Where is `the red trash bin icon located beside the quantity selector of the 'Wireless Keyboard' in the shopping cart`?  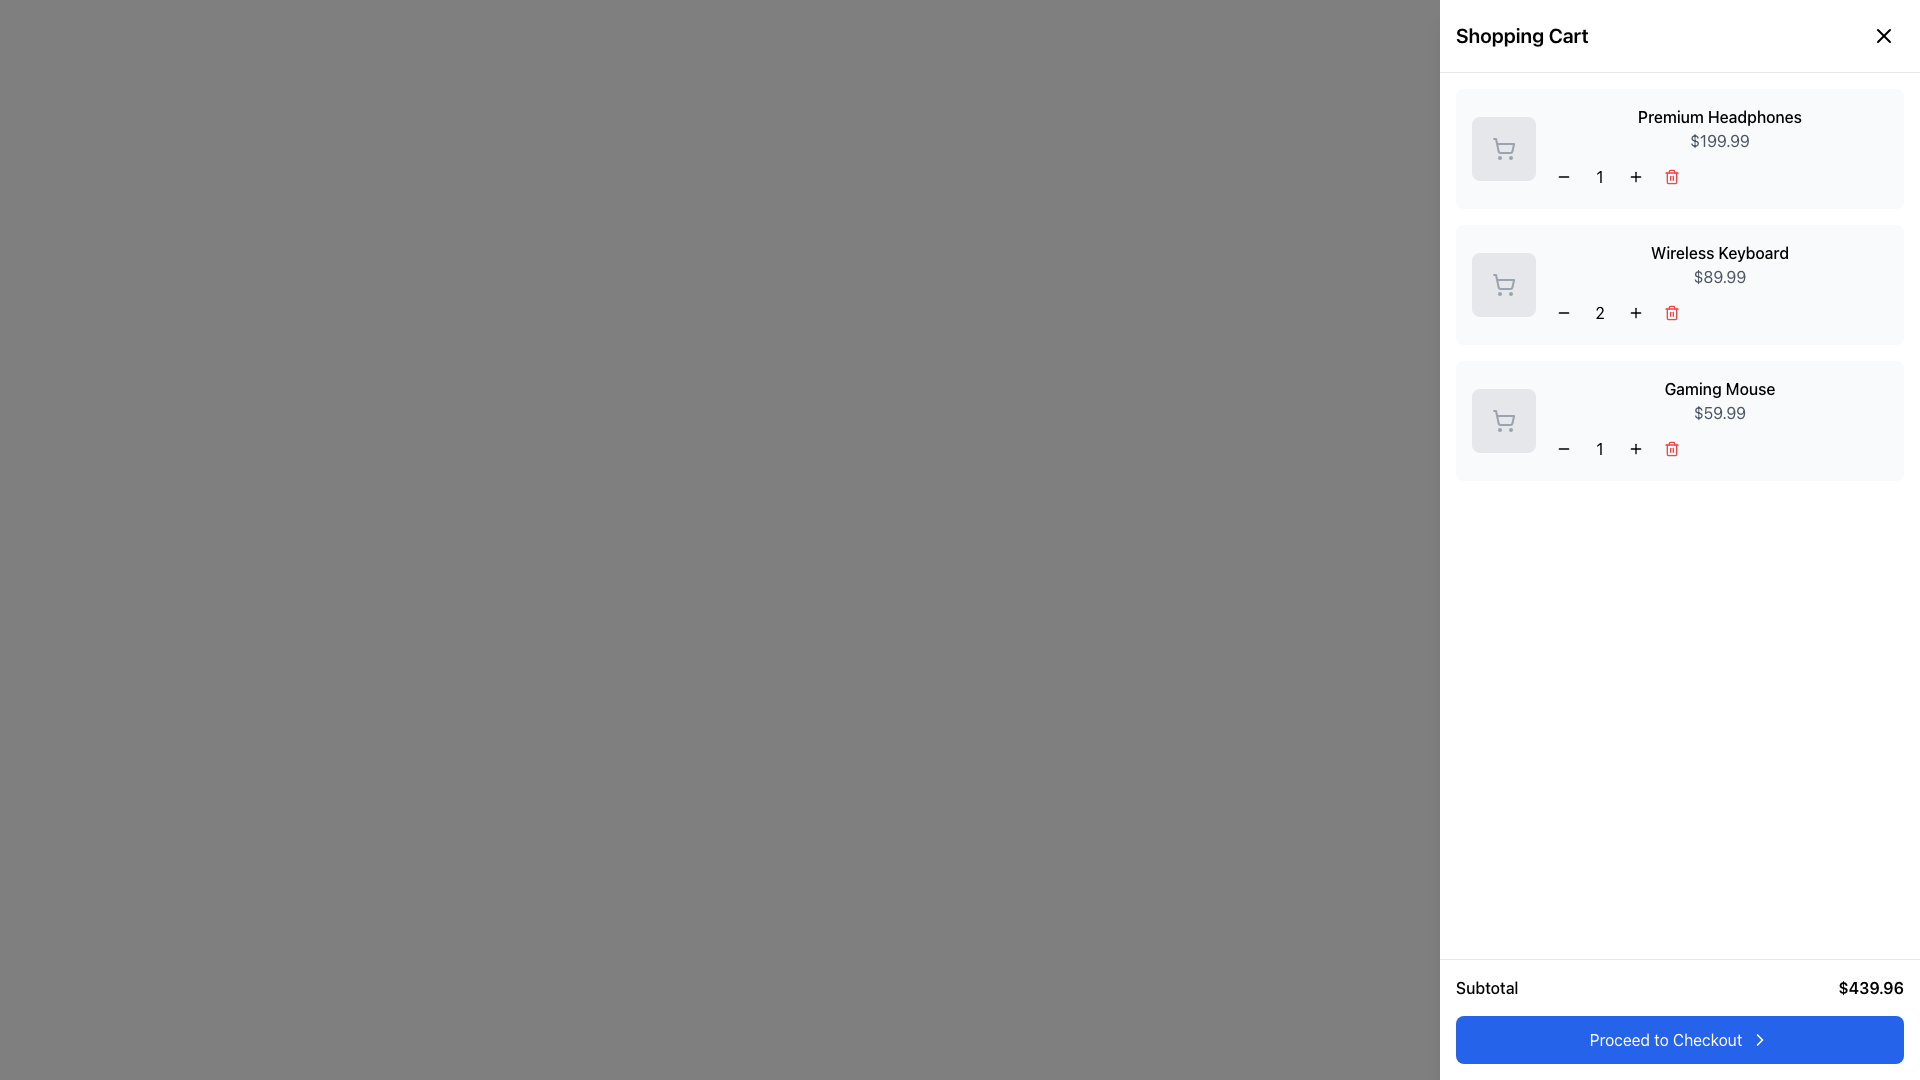
the red trash bin icon located beside the quantity selector of the 'Wireless Keyboard' in the shopping cart is located at coordinates (1671, 312).